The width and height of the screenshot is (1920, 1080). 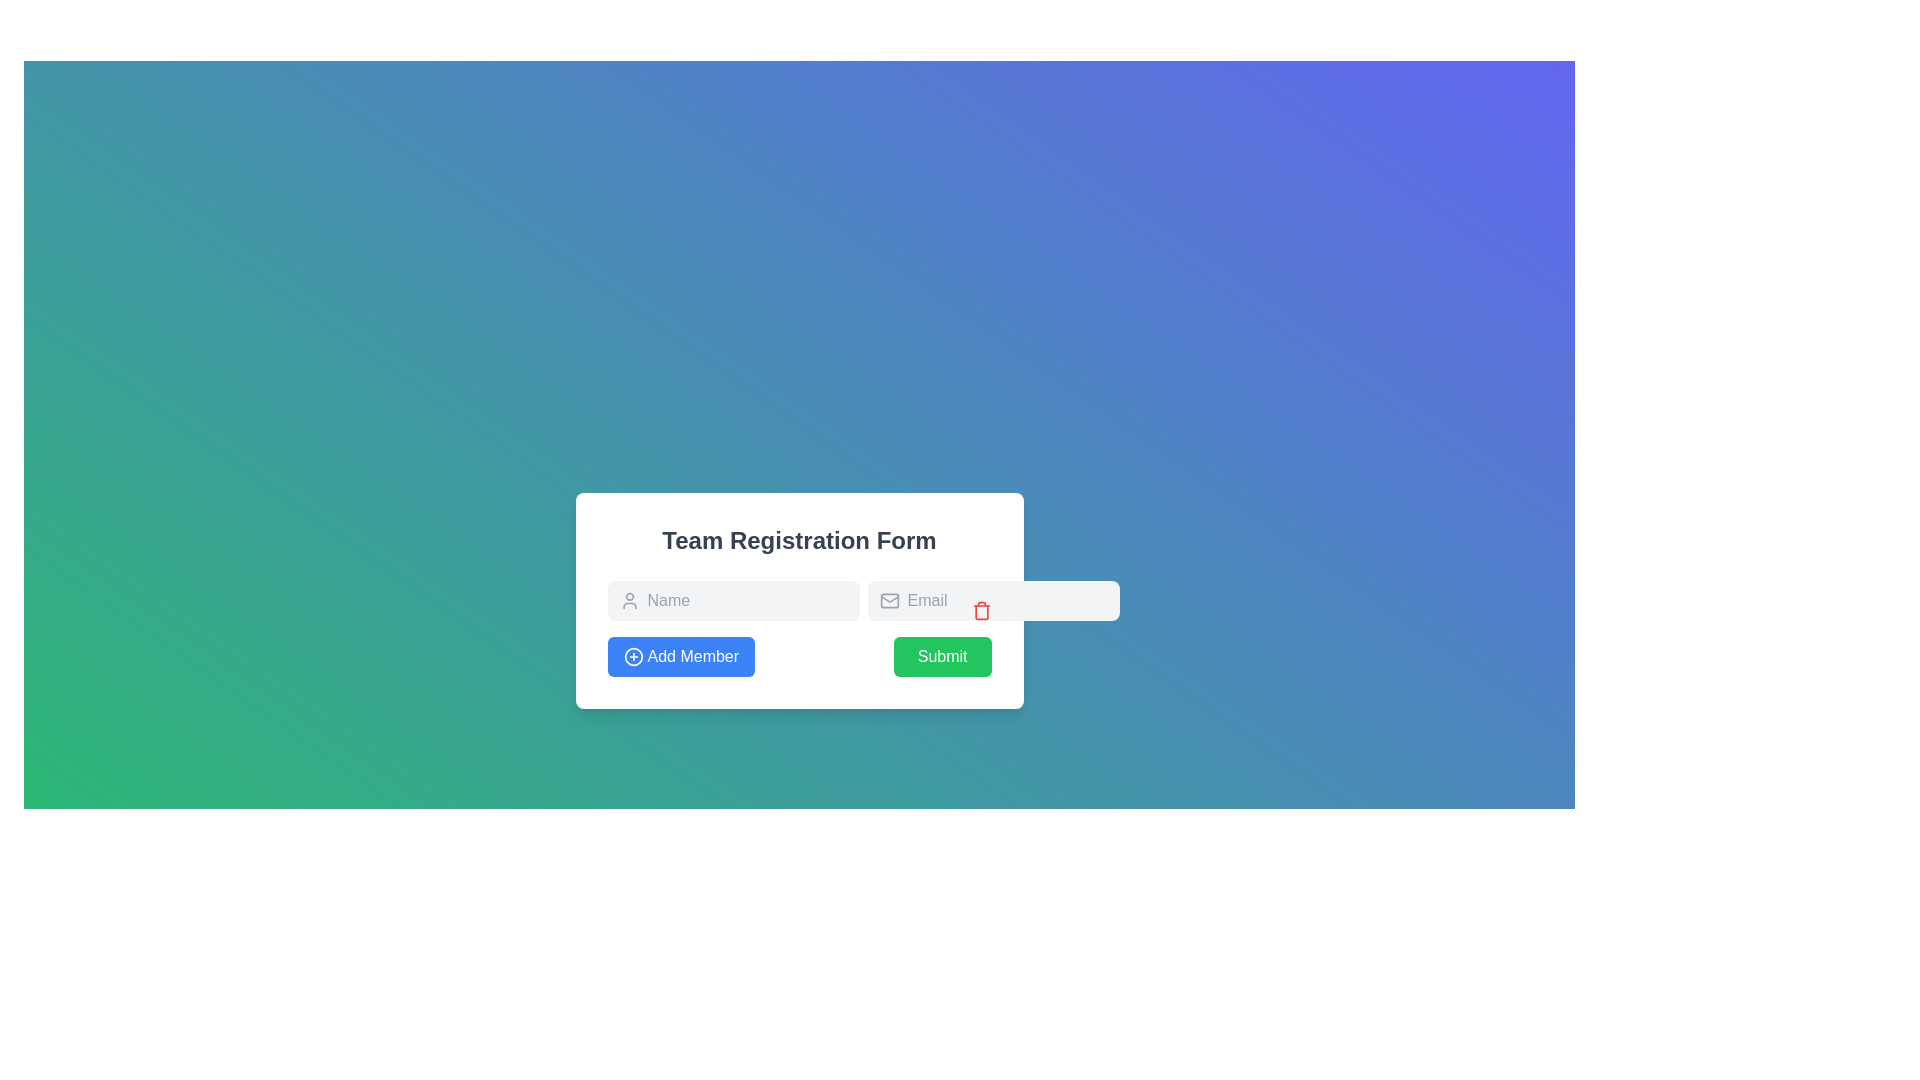 What do you see at coordinates (941, 656) in the screenshot?
I see `the submit button located in the bottom-right corner of the 'Team Registration Form' card` at bounding box center [941, 656].